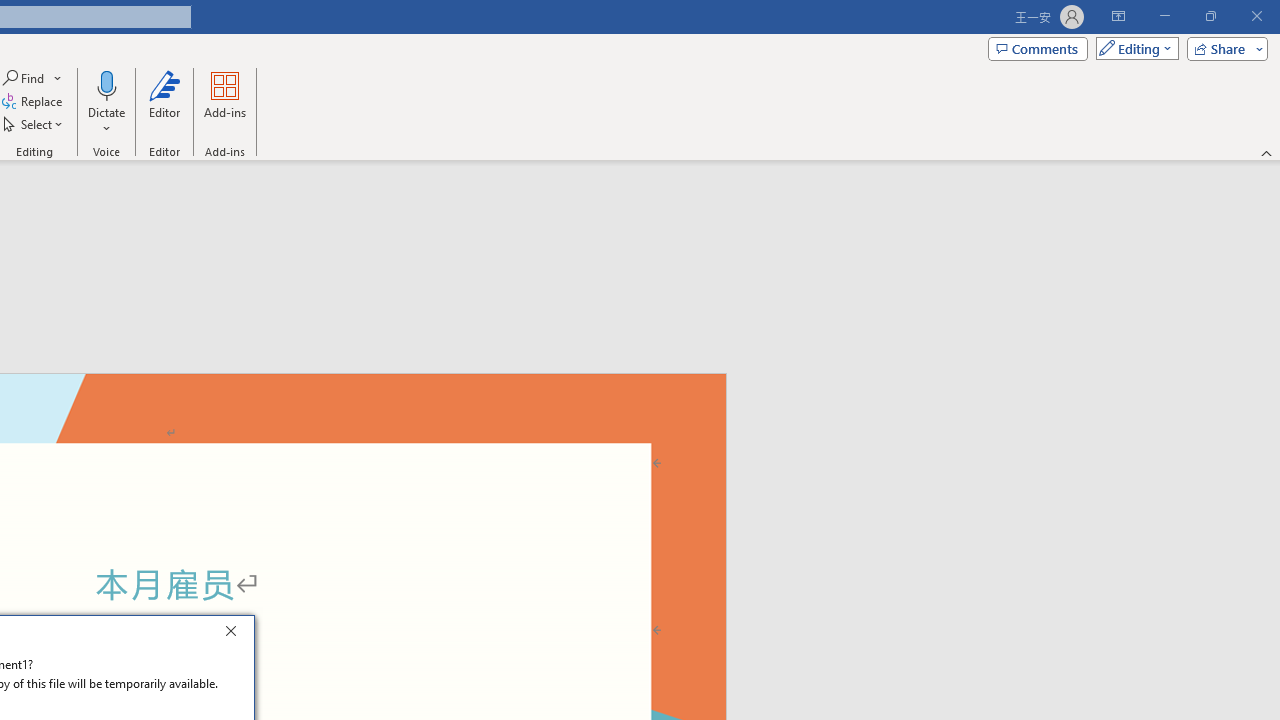 The width and height of the screenshot is (1280, 720). I want to click on 'Share', so click(1222, 47).